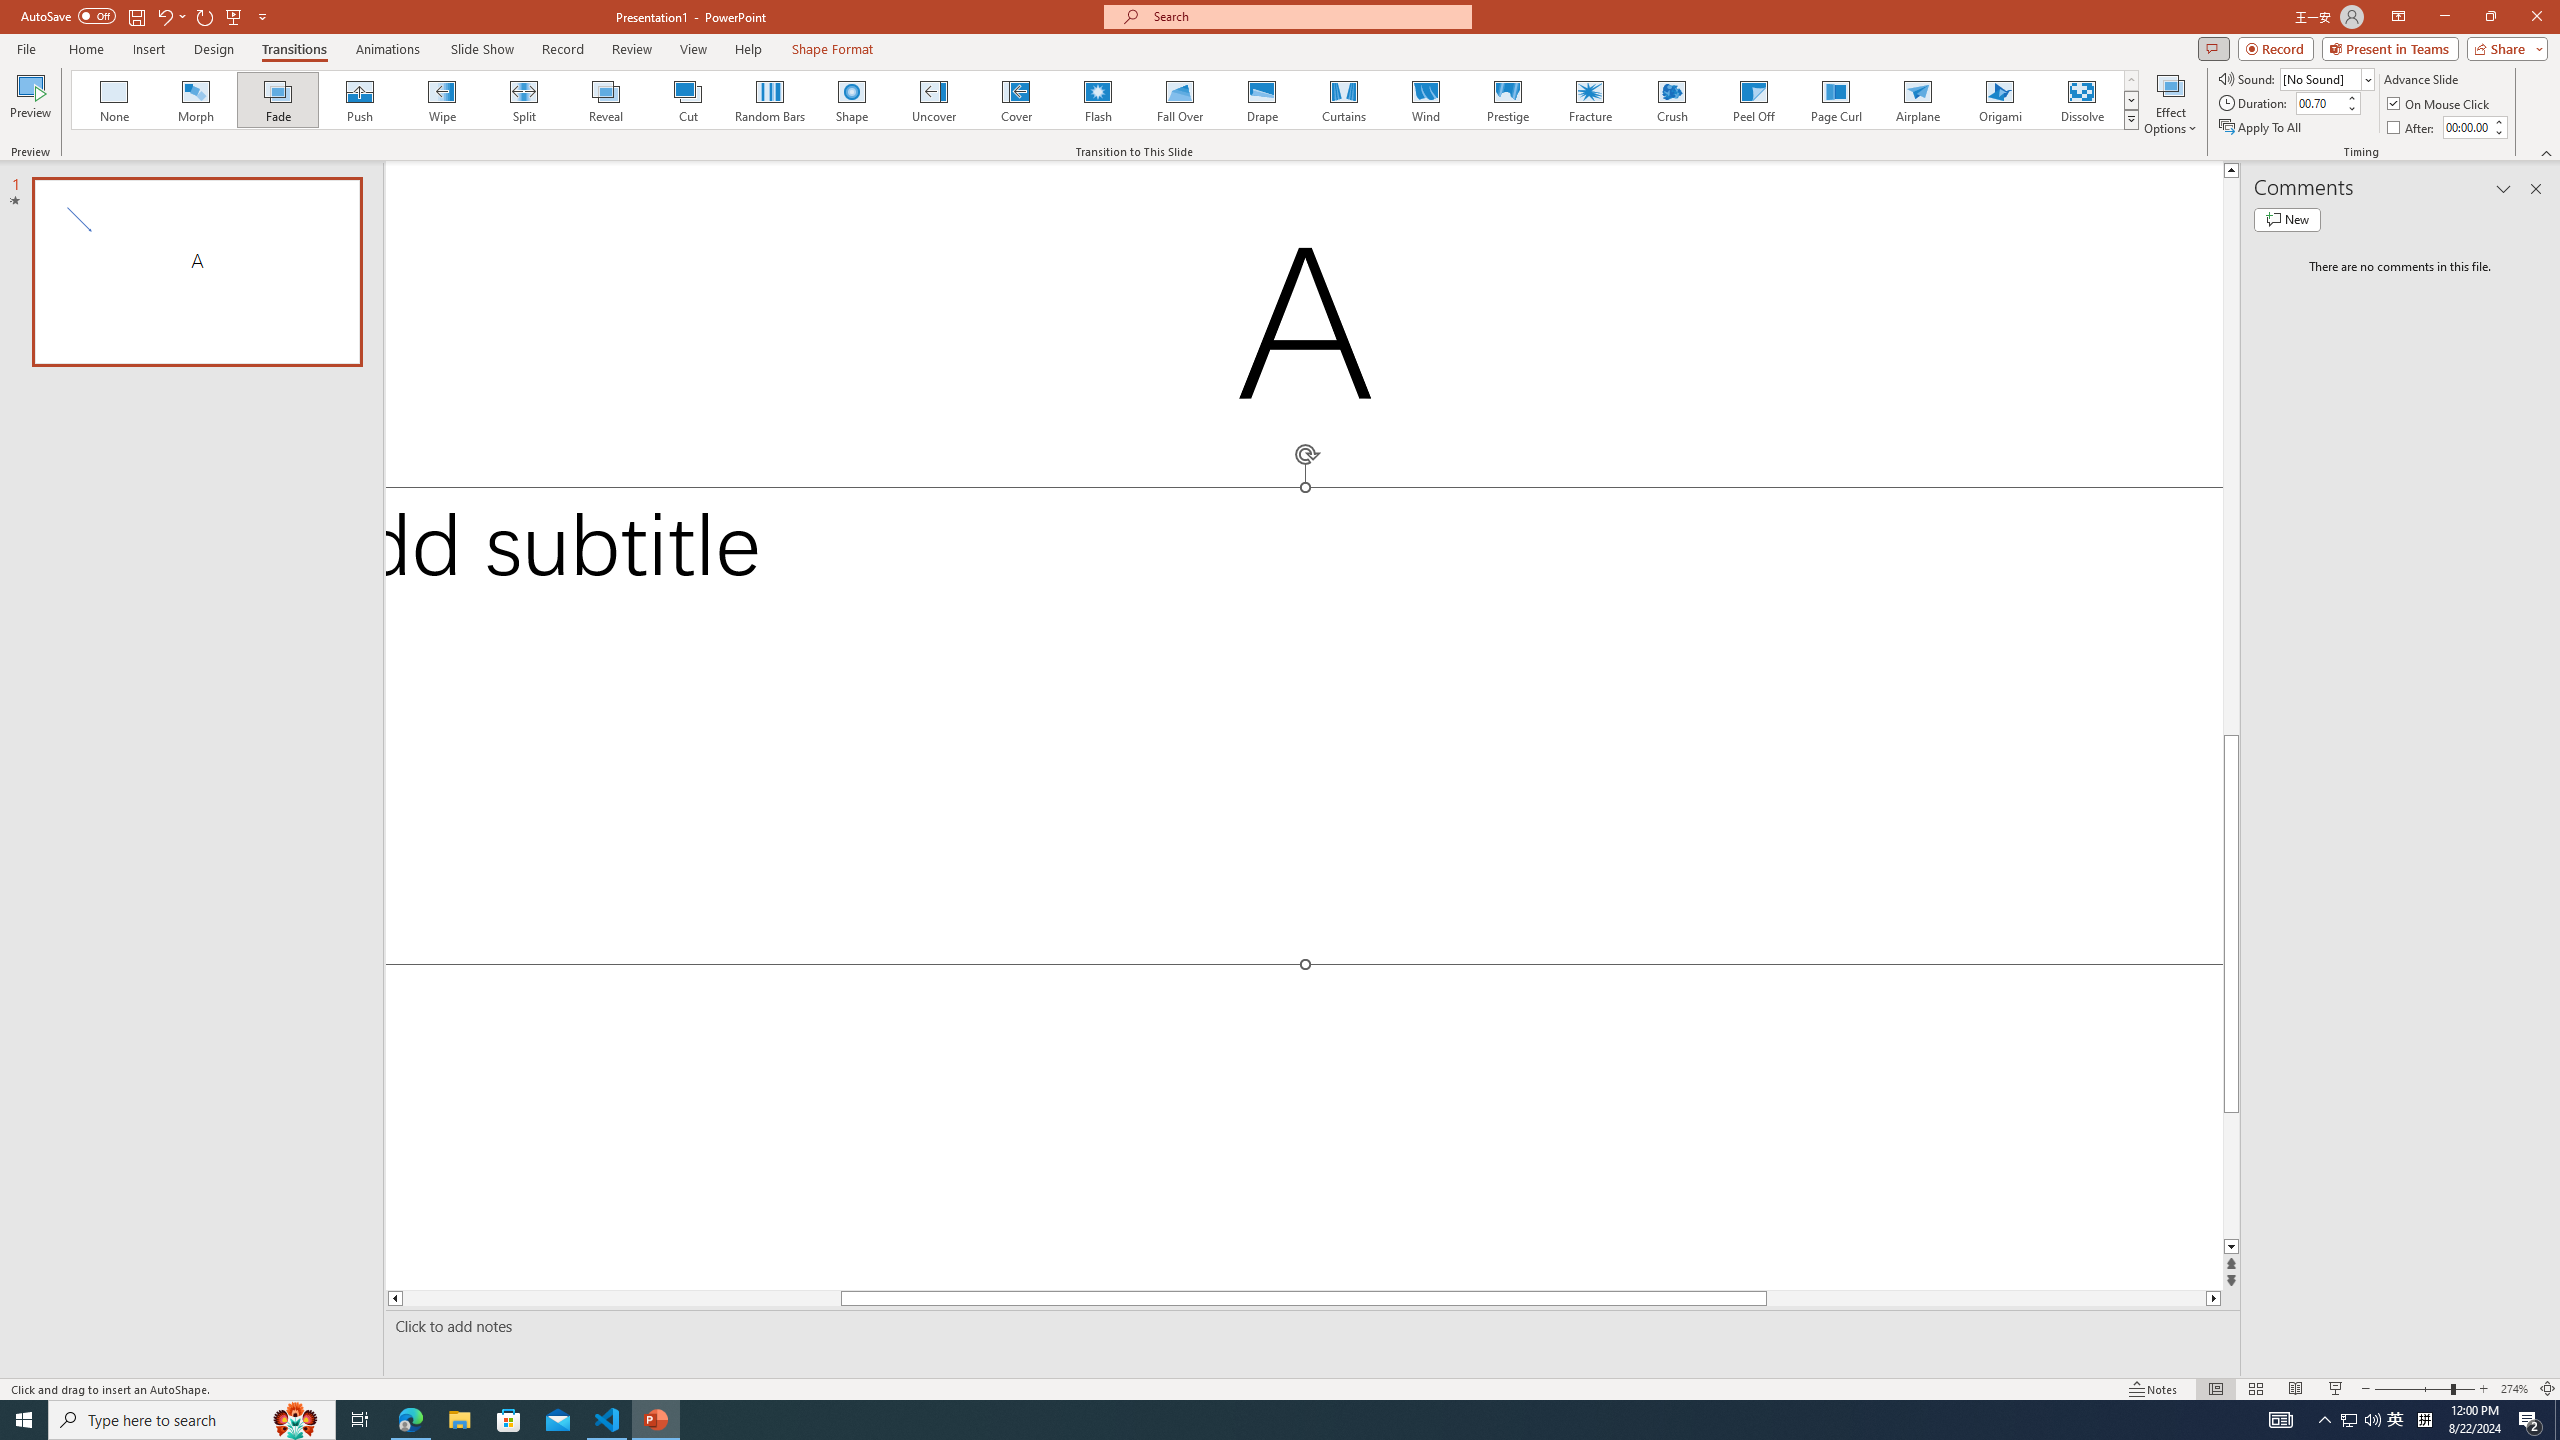  I want to click on 'Prestige', so click(1507, 99).